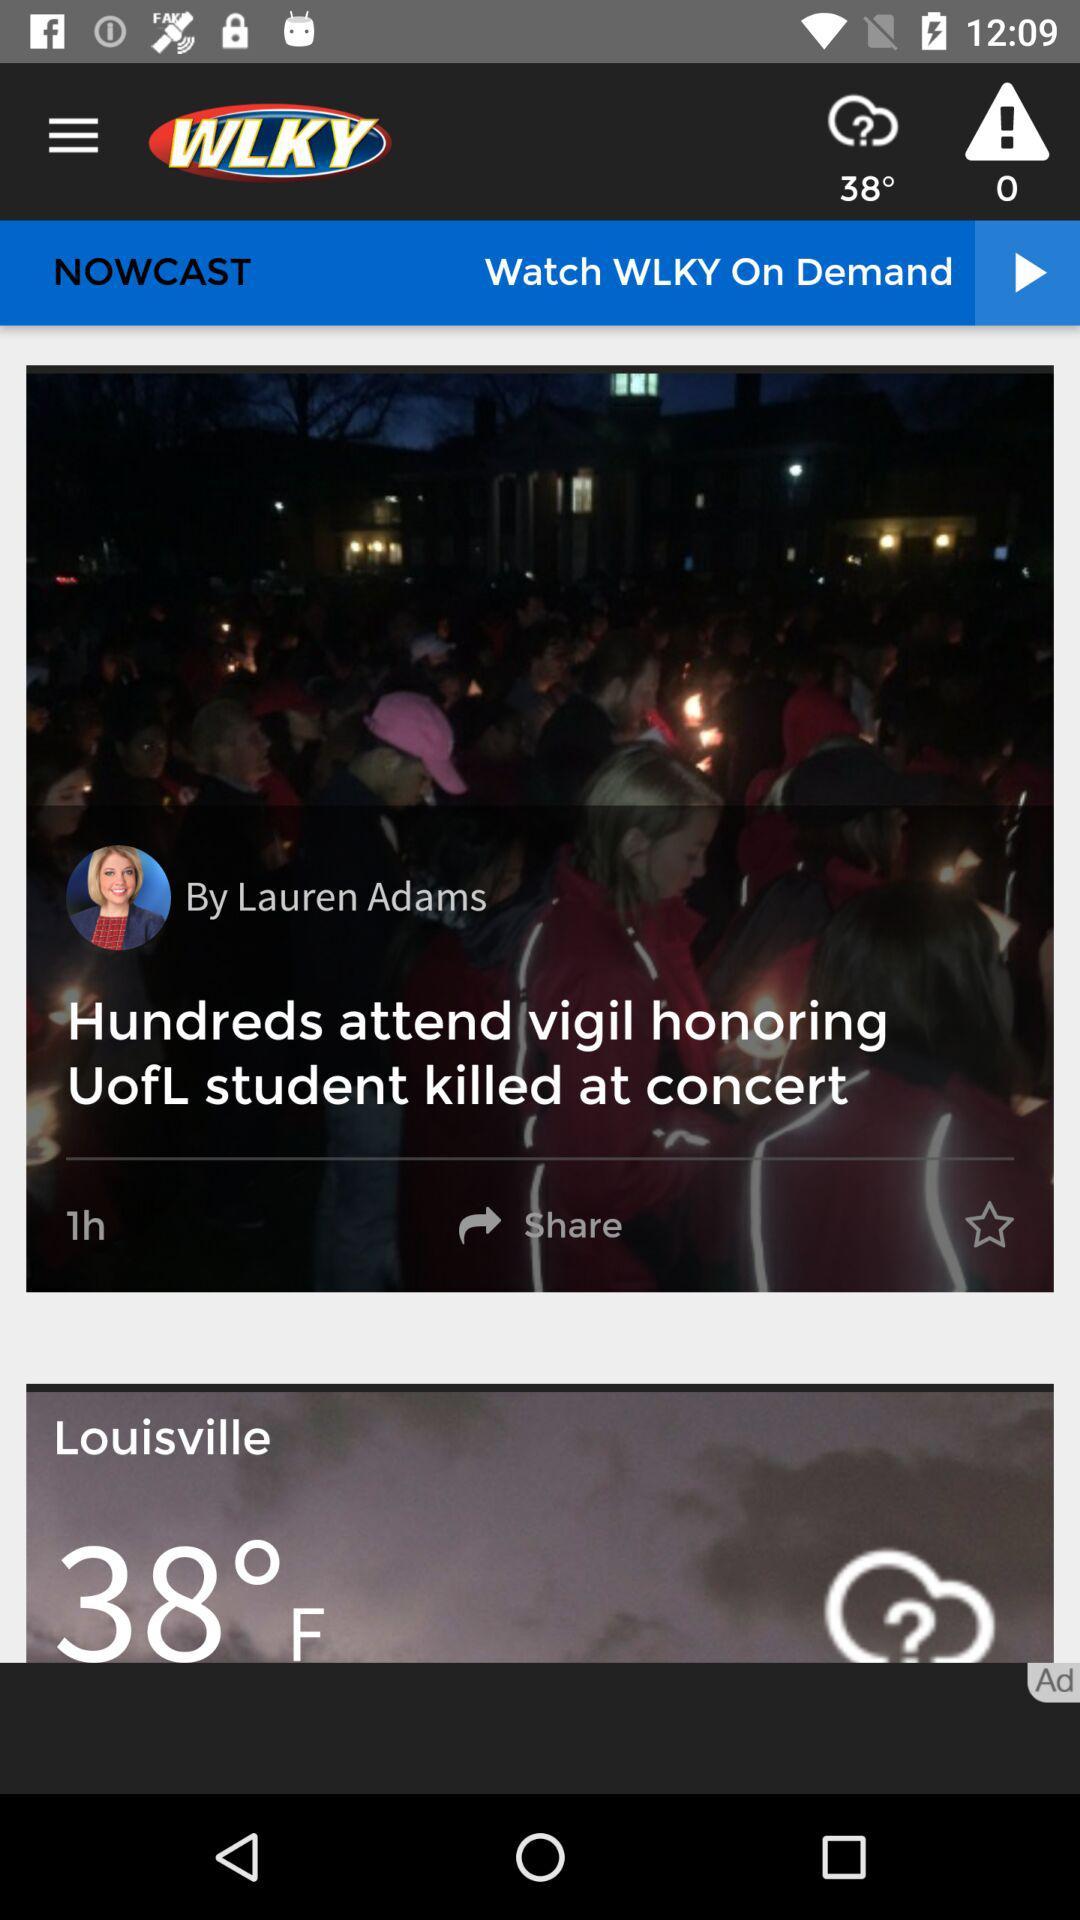 This screenshot has height=1920, width=1080. Describe the element at coordinates (118, 896) in the screenshot. I see `the icon next to the by lauren adams item` at that location.